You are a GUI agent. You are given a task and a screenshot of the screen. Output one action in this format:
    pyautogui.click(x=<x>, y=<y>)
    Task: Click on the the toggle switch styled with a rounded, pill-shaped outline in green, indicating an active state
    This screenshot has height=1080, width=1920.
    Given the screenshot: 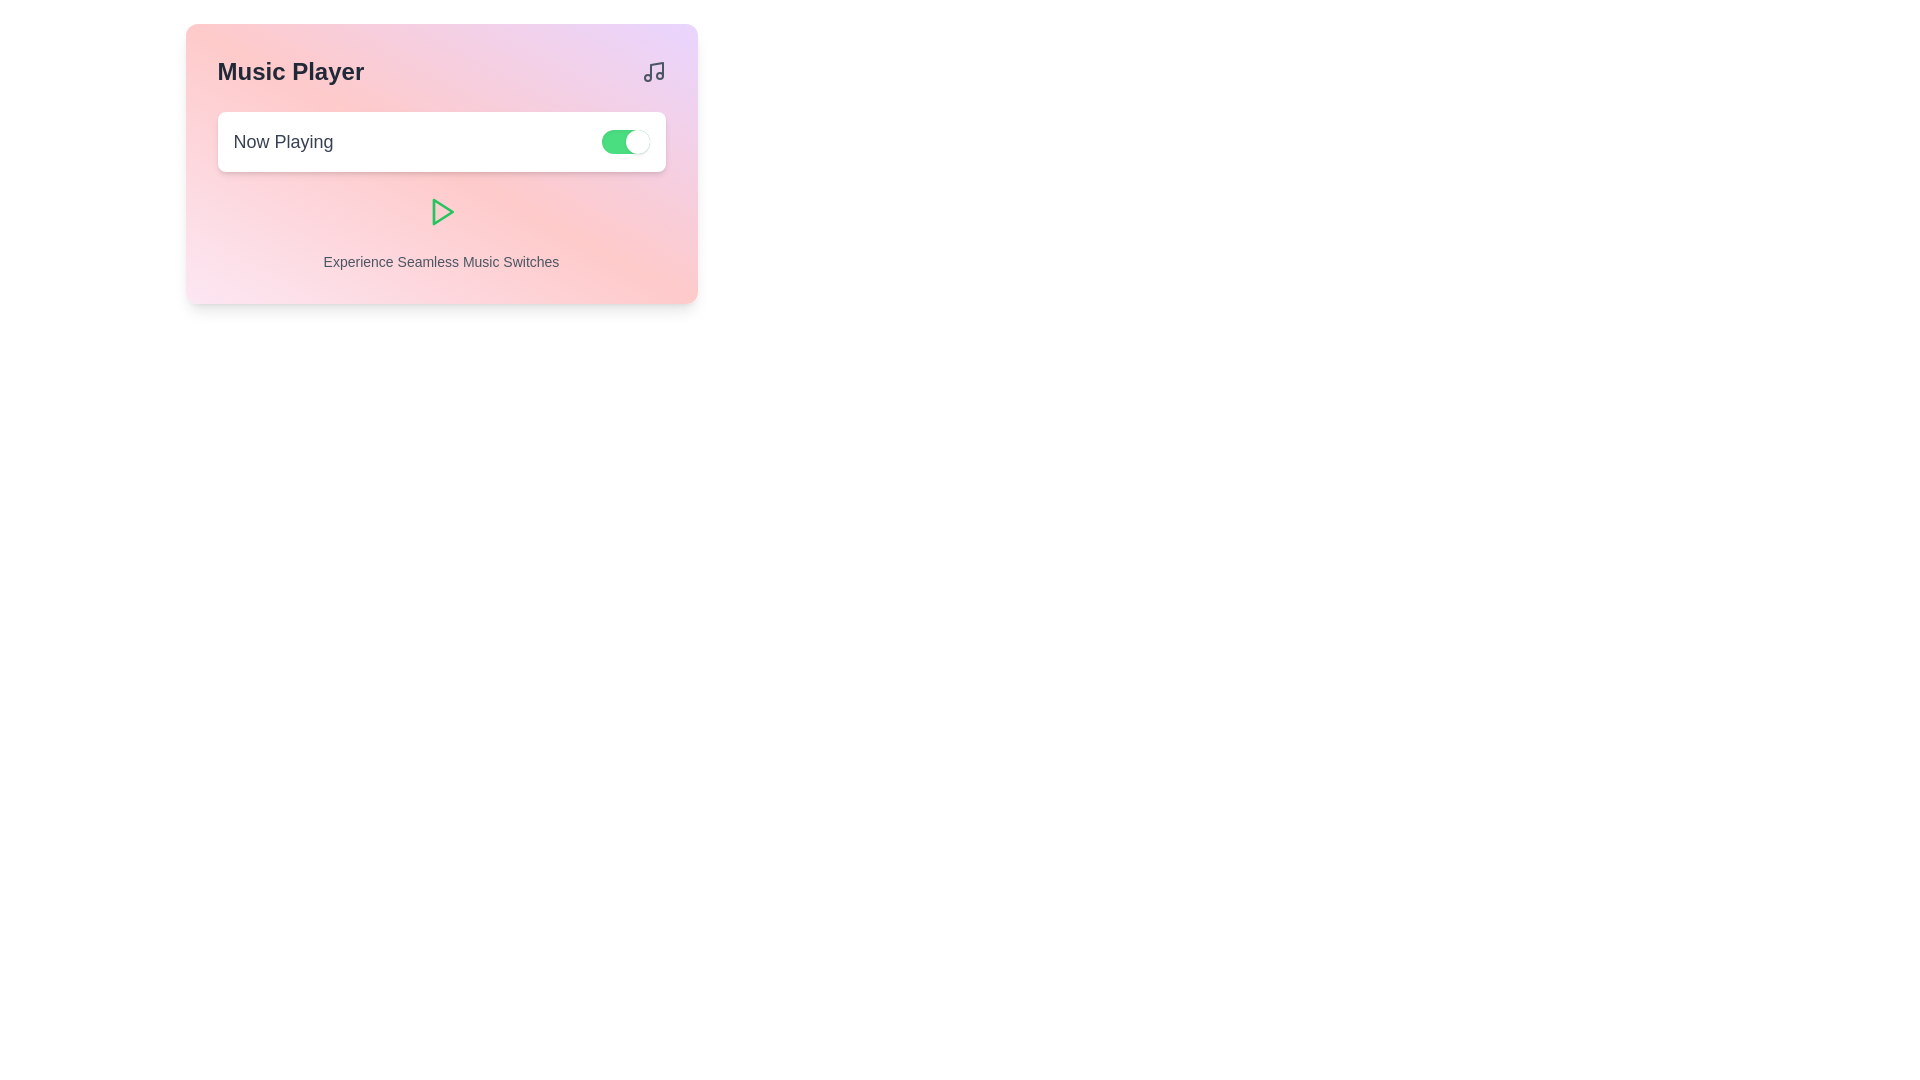 What is the action you would take?
    pyautogui.click(x=624, y=141)
    